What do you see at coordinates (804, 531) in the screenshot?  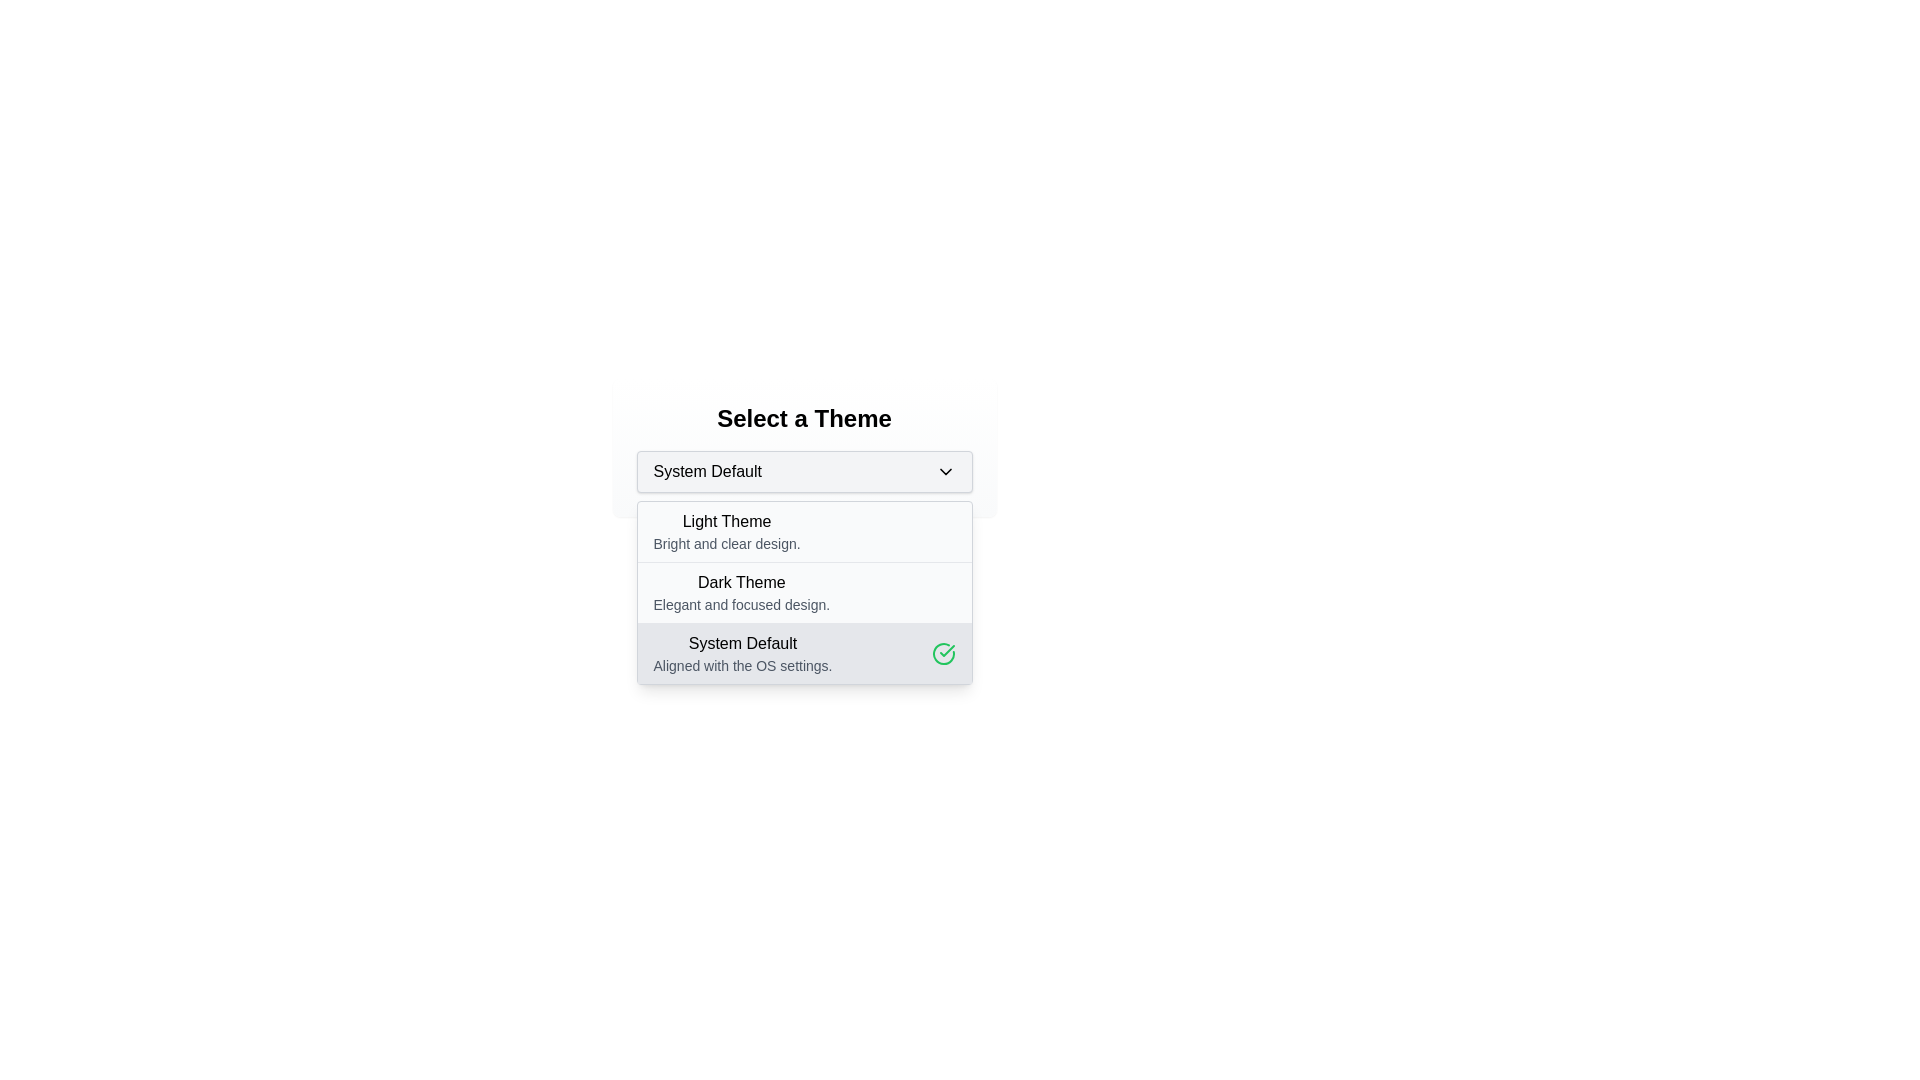 I see `the 'Light Theme' option in the 'Select a Theme' dropdown menu` at bounding box center [804, 531].